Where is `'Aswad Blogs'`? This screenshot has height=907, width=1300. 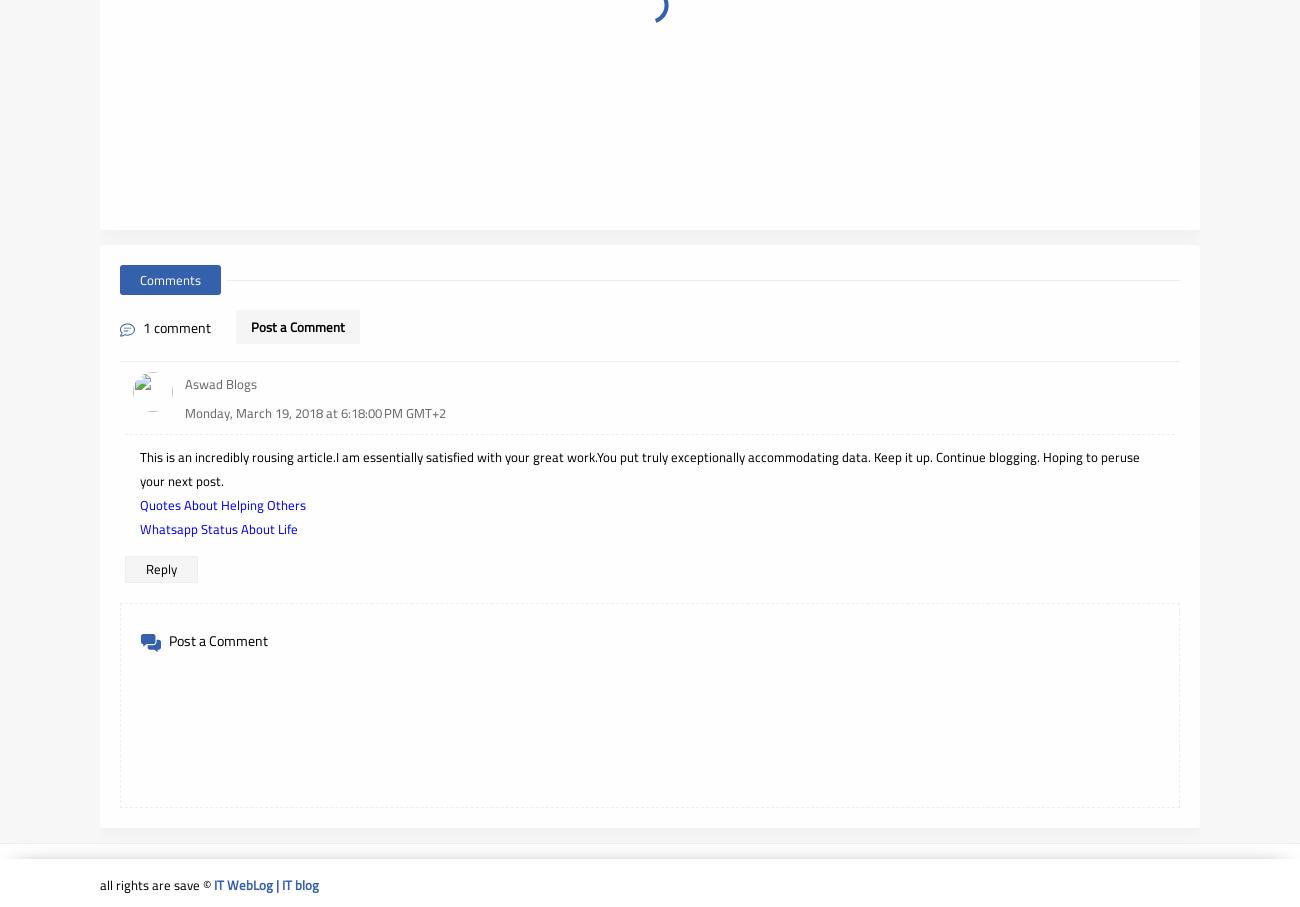
'Aswad Blogs' is located at coordinates (220, 384).